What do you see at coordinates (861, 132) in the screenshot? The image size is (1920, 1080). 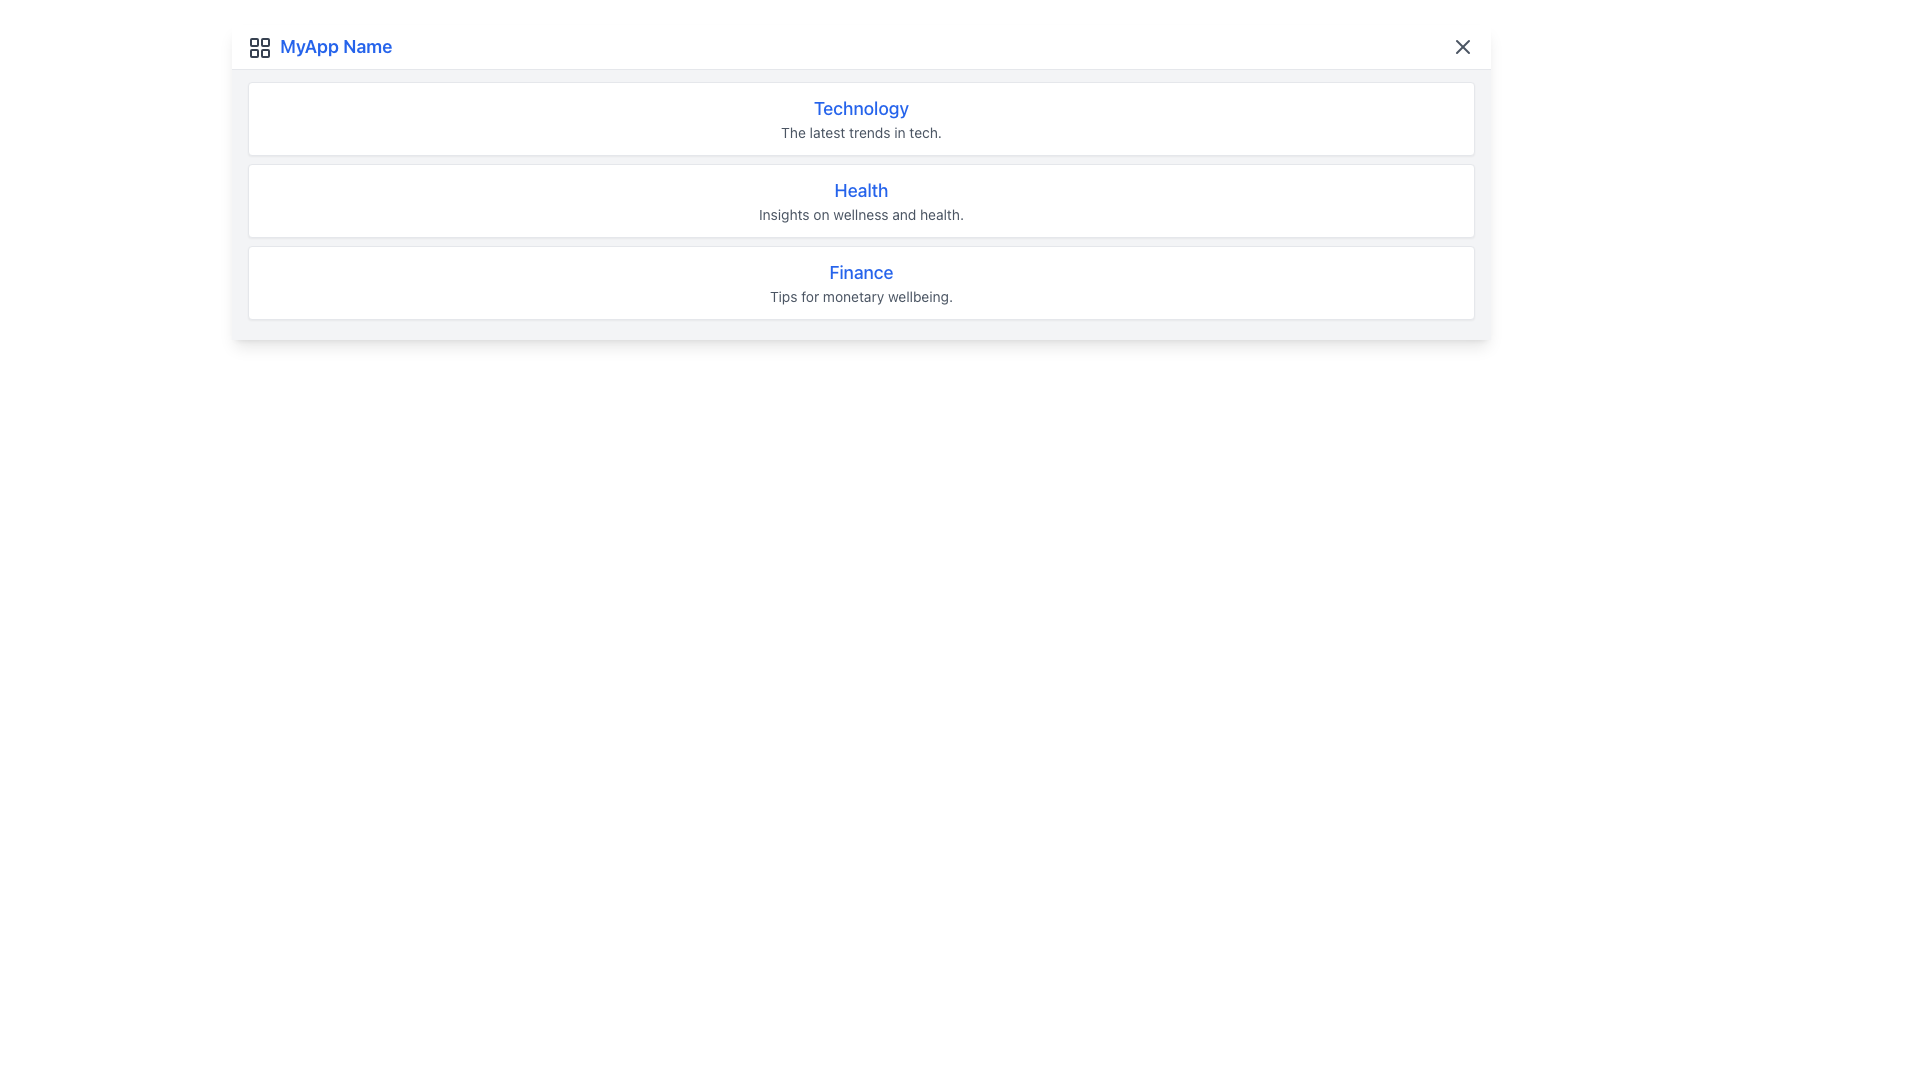 I see `the informational text label that provides a brief description related to the 'Technology' topic, positioned directly beneath the 'Technology' title` at bounding box center [861, 132].